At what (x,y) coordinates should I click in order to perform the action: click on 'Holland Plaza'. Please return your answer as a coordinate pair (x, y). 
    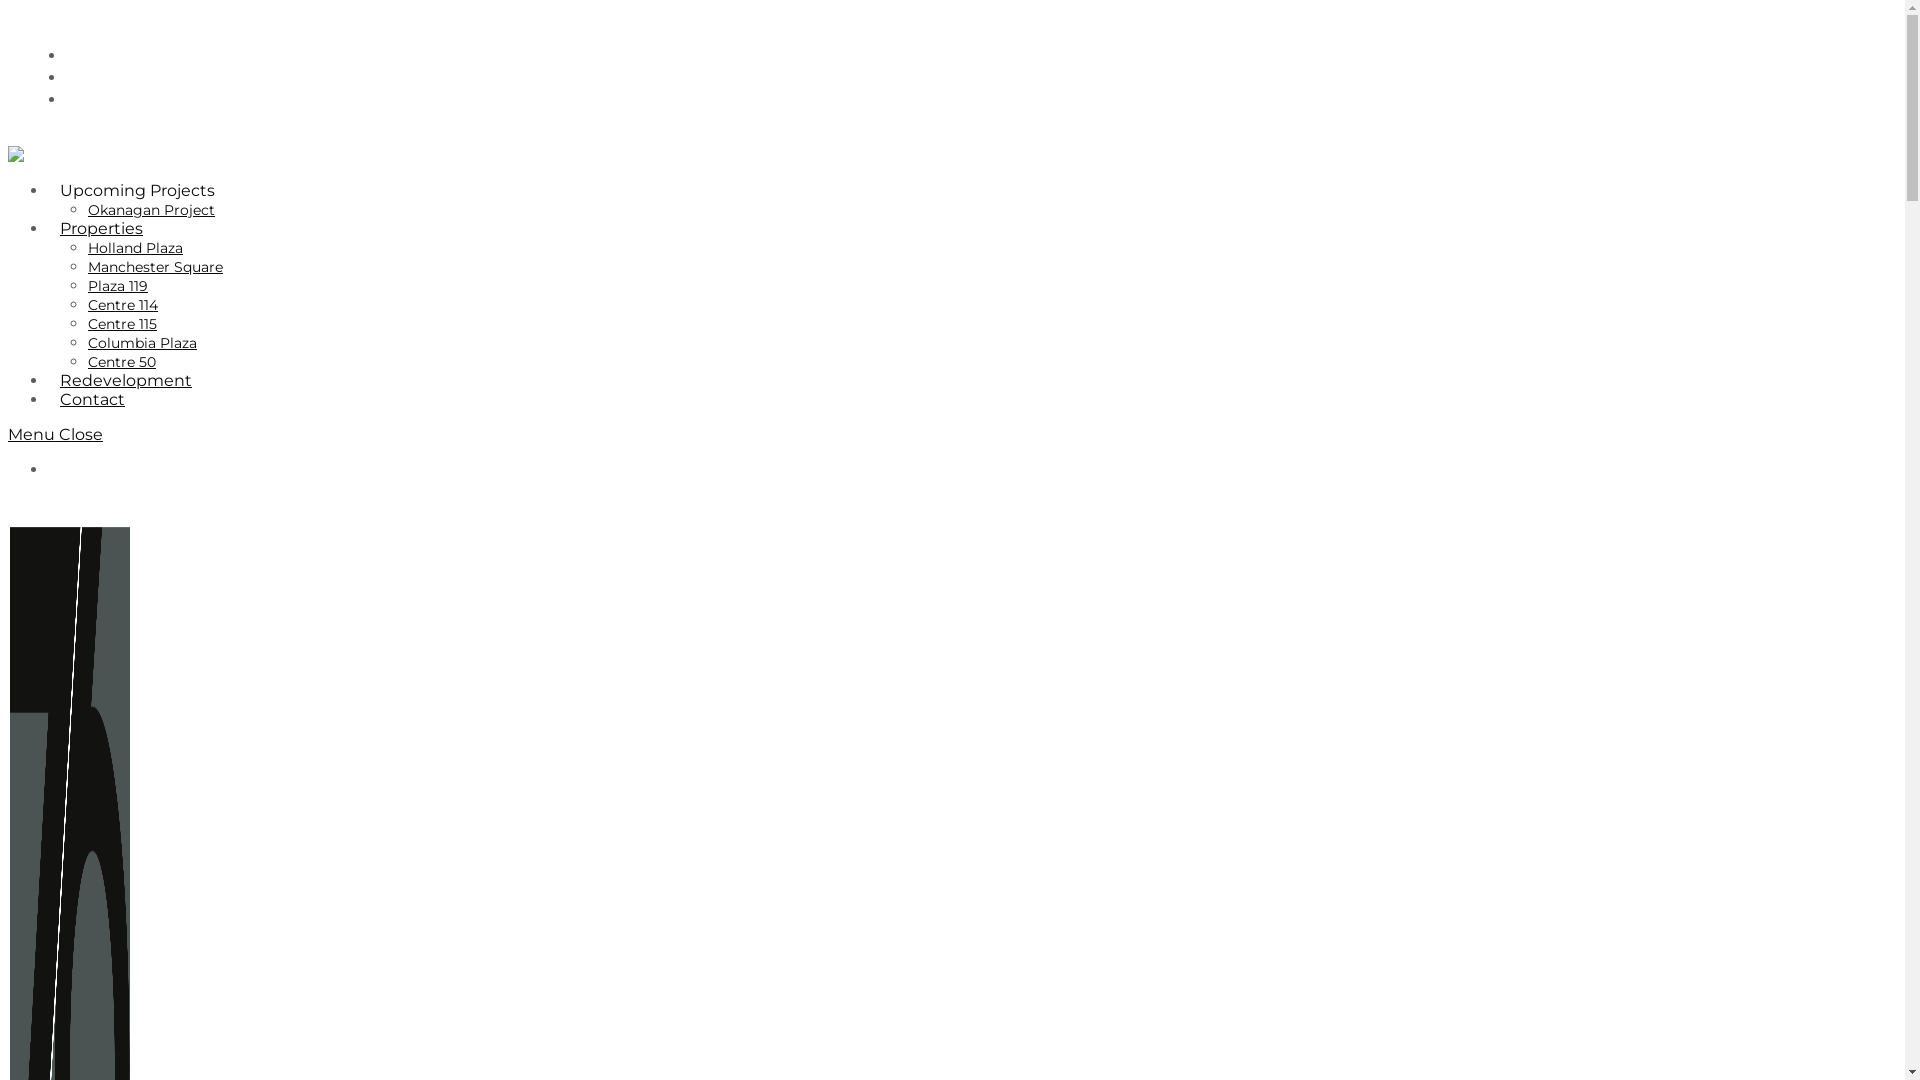
    Looking at the image, I should click on (134, 246).